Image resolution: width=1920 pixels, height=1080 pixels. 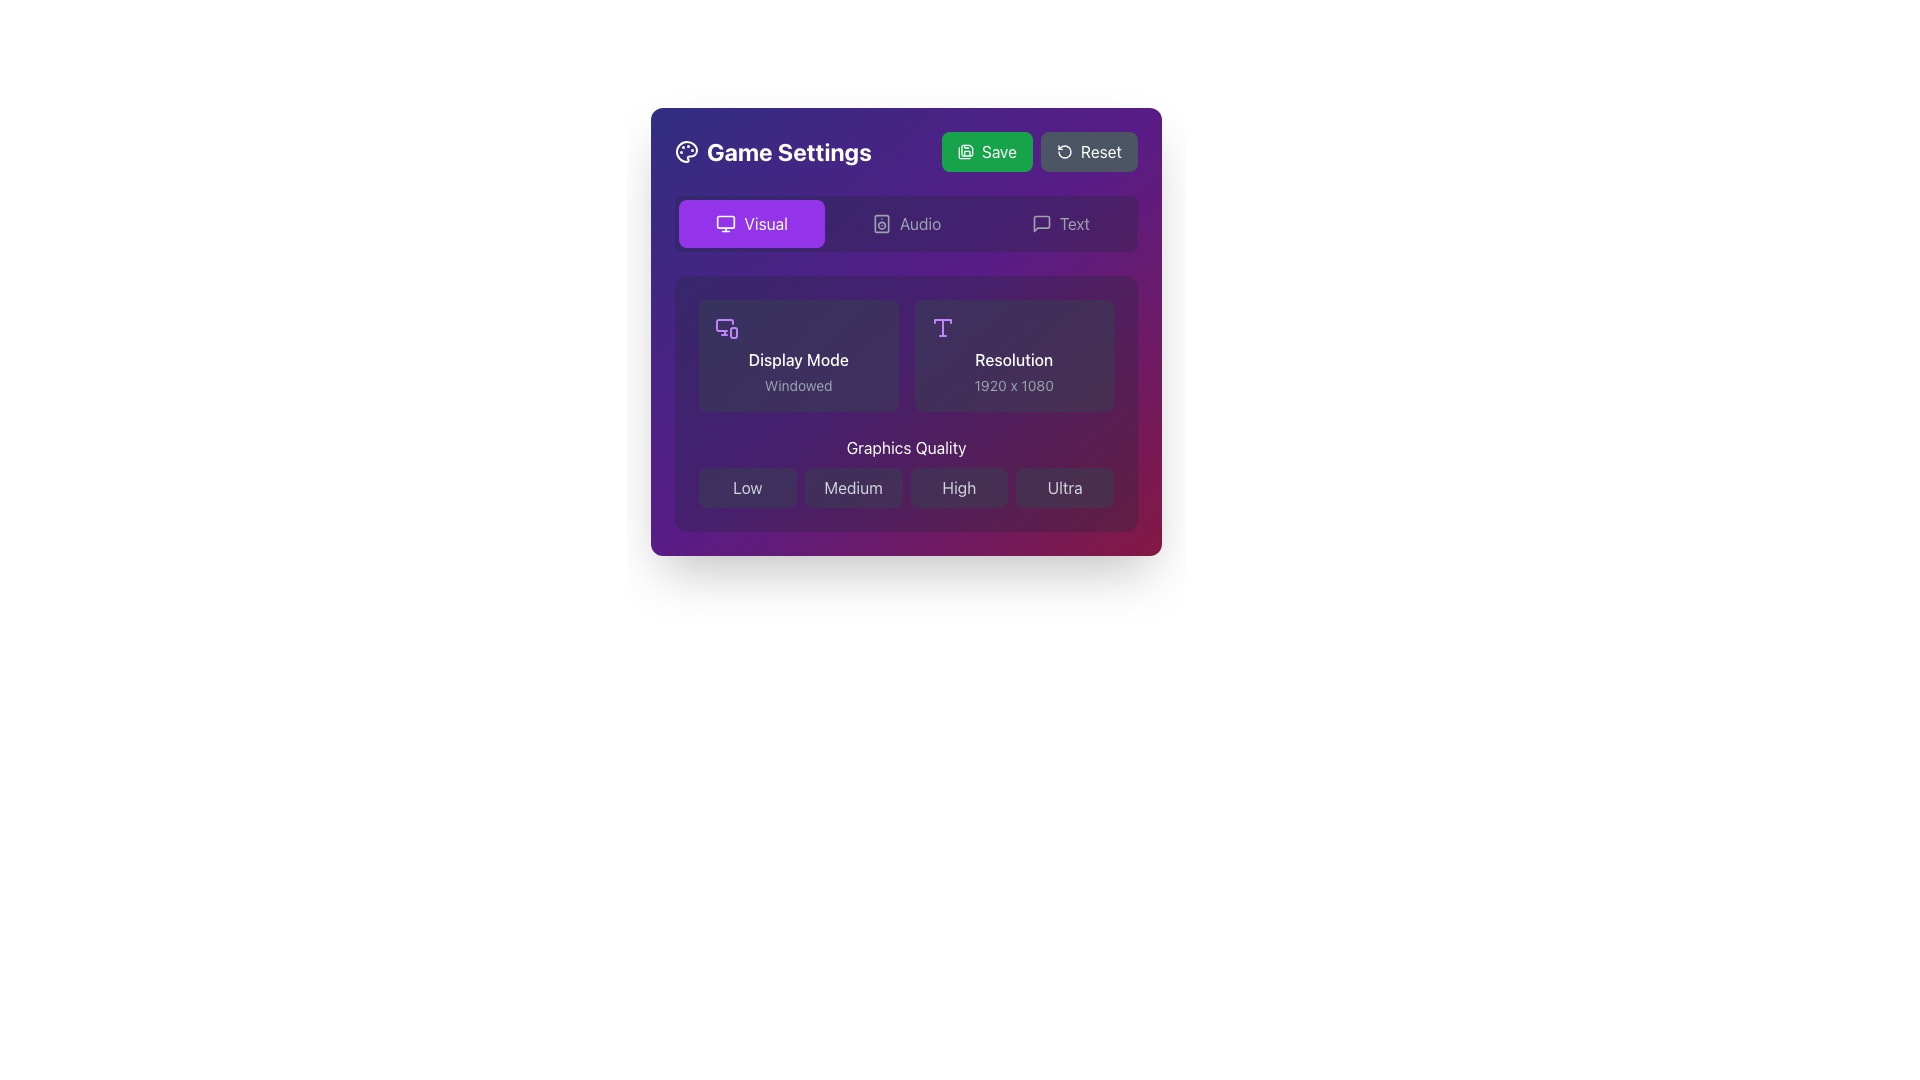 What do you see at coordinates (941, 326) in the screenshot?
I see `the purple 'T' icon representing text or typography located in the 'Resolution' section of the interface, which precedes the text labels` at bounding box center [941, 326].